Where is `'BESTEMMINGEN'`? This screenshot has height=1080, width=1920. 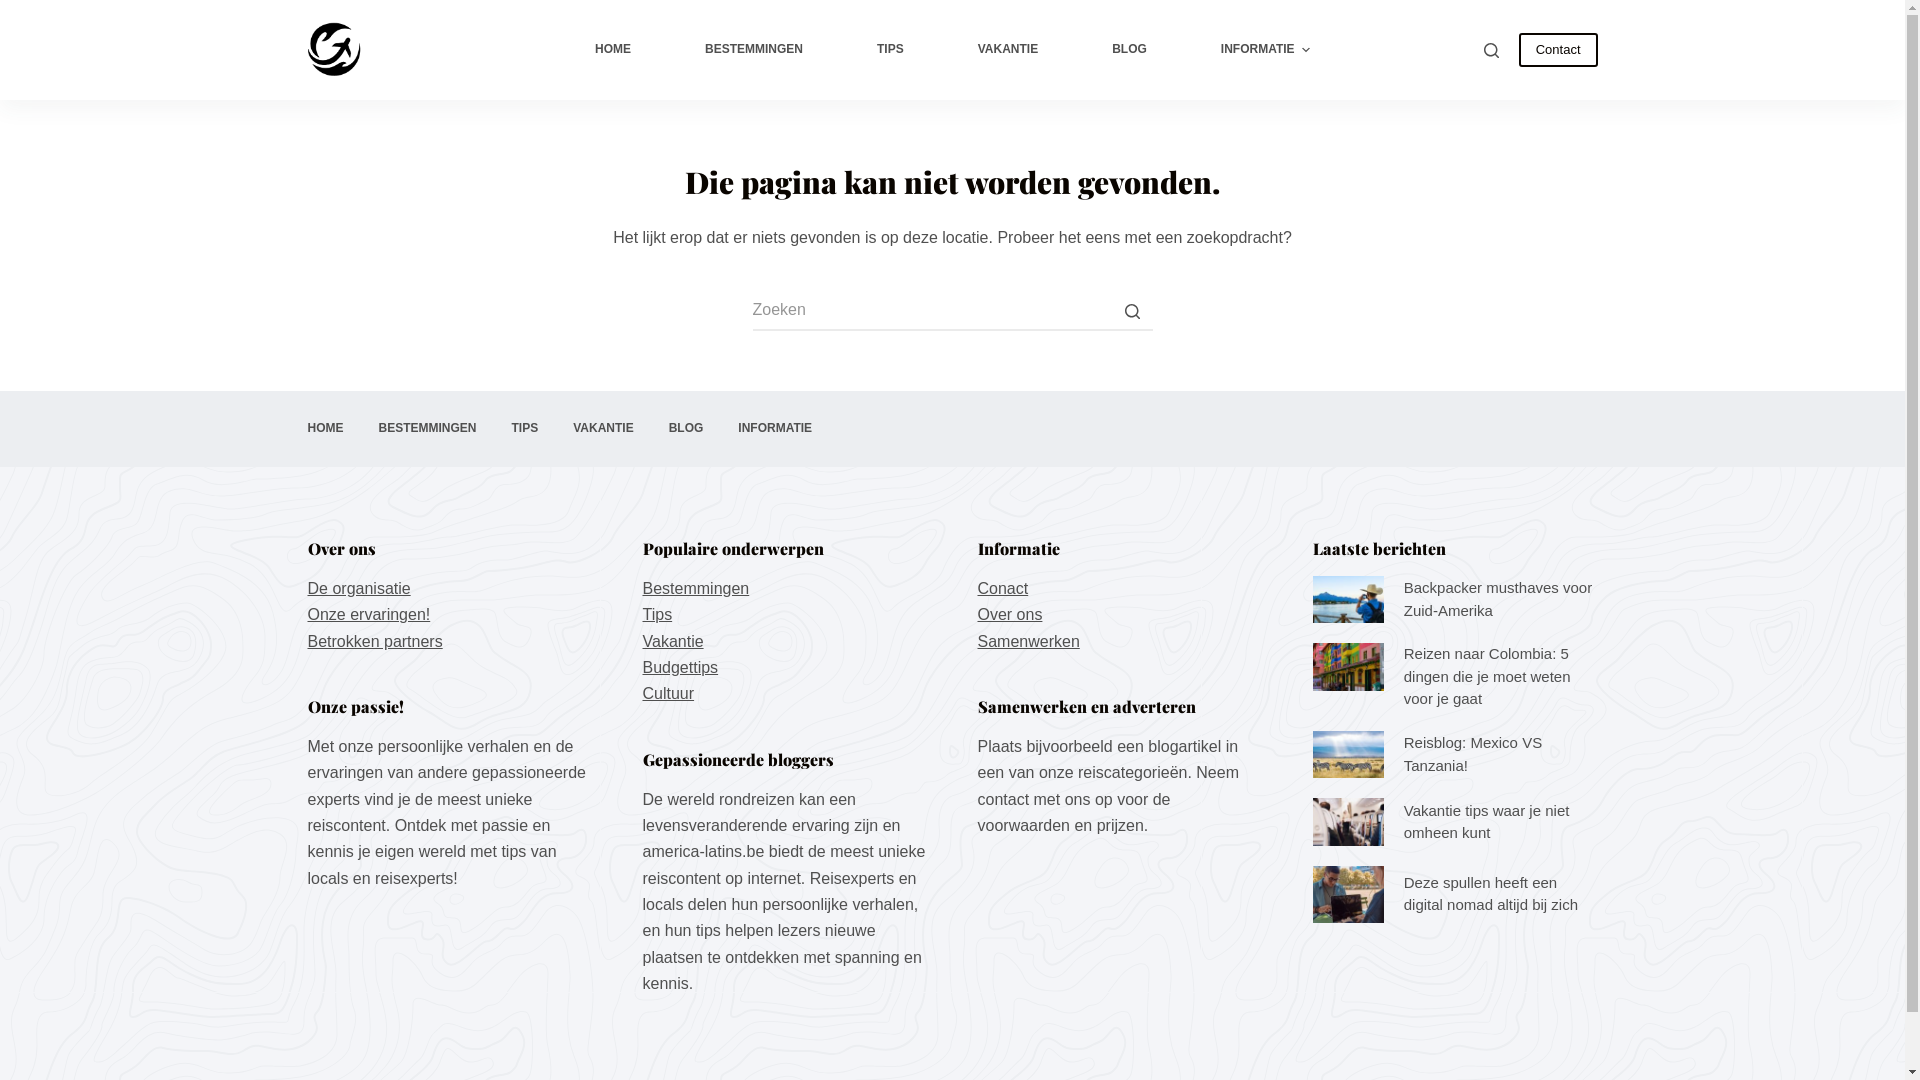 'BESTEMMINGEN' is located at coordinates (426, 427).